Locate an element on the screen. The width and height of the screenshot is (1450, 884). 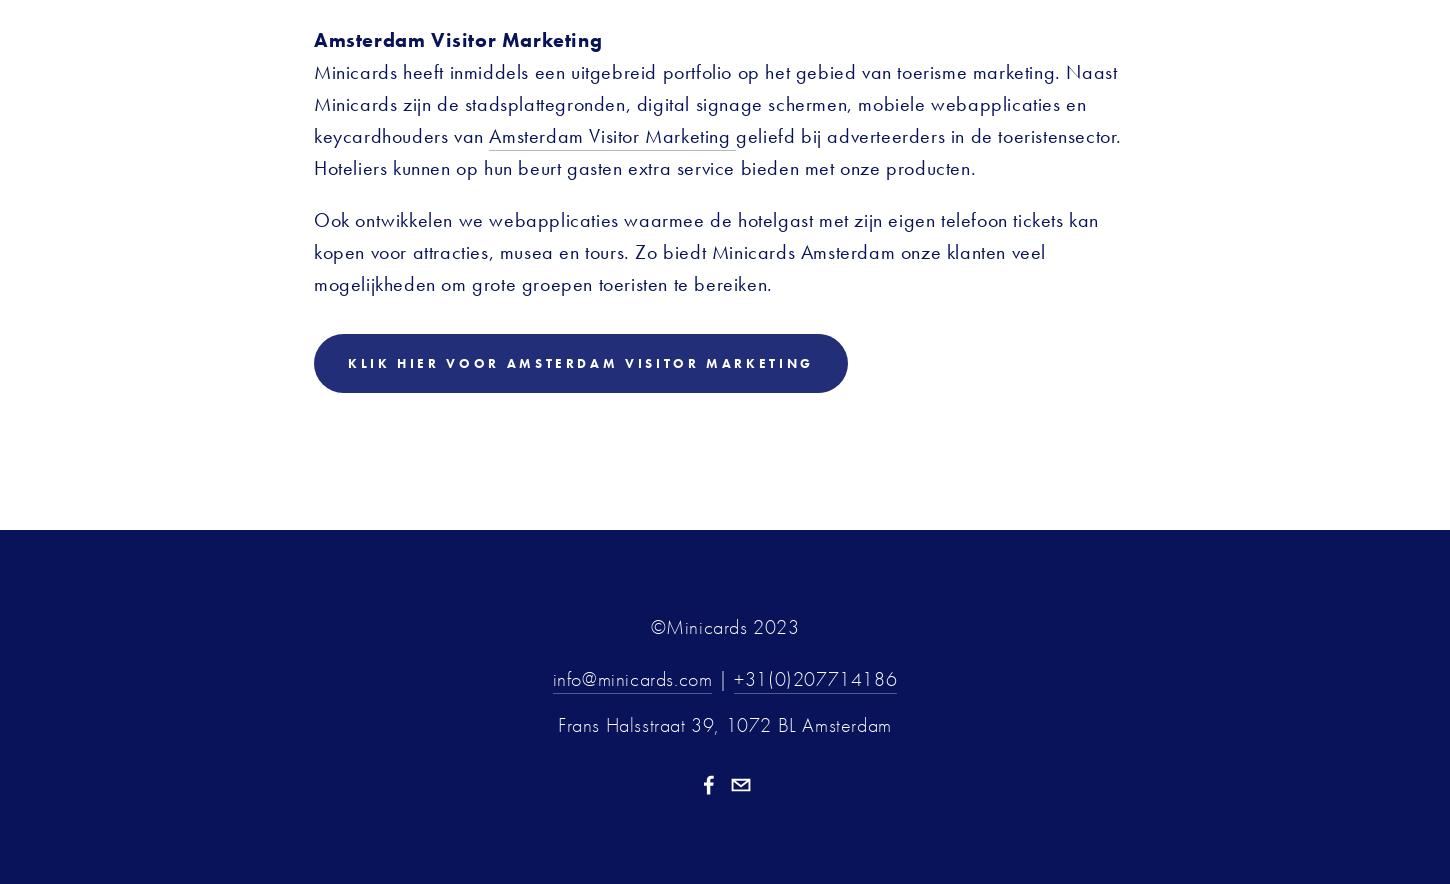
'klik hier voor Amsterdam Visitor Marketing' is located at coordinates (580, 361).